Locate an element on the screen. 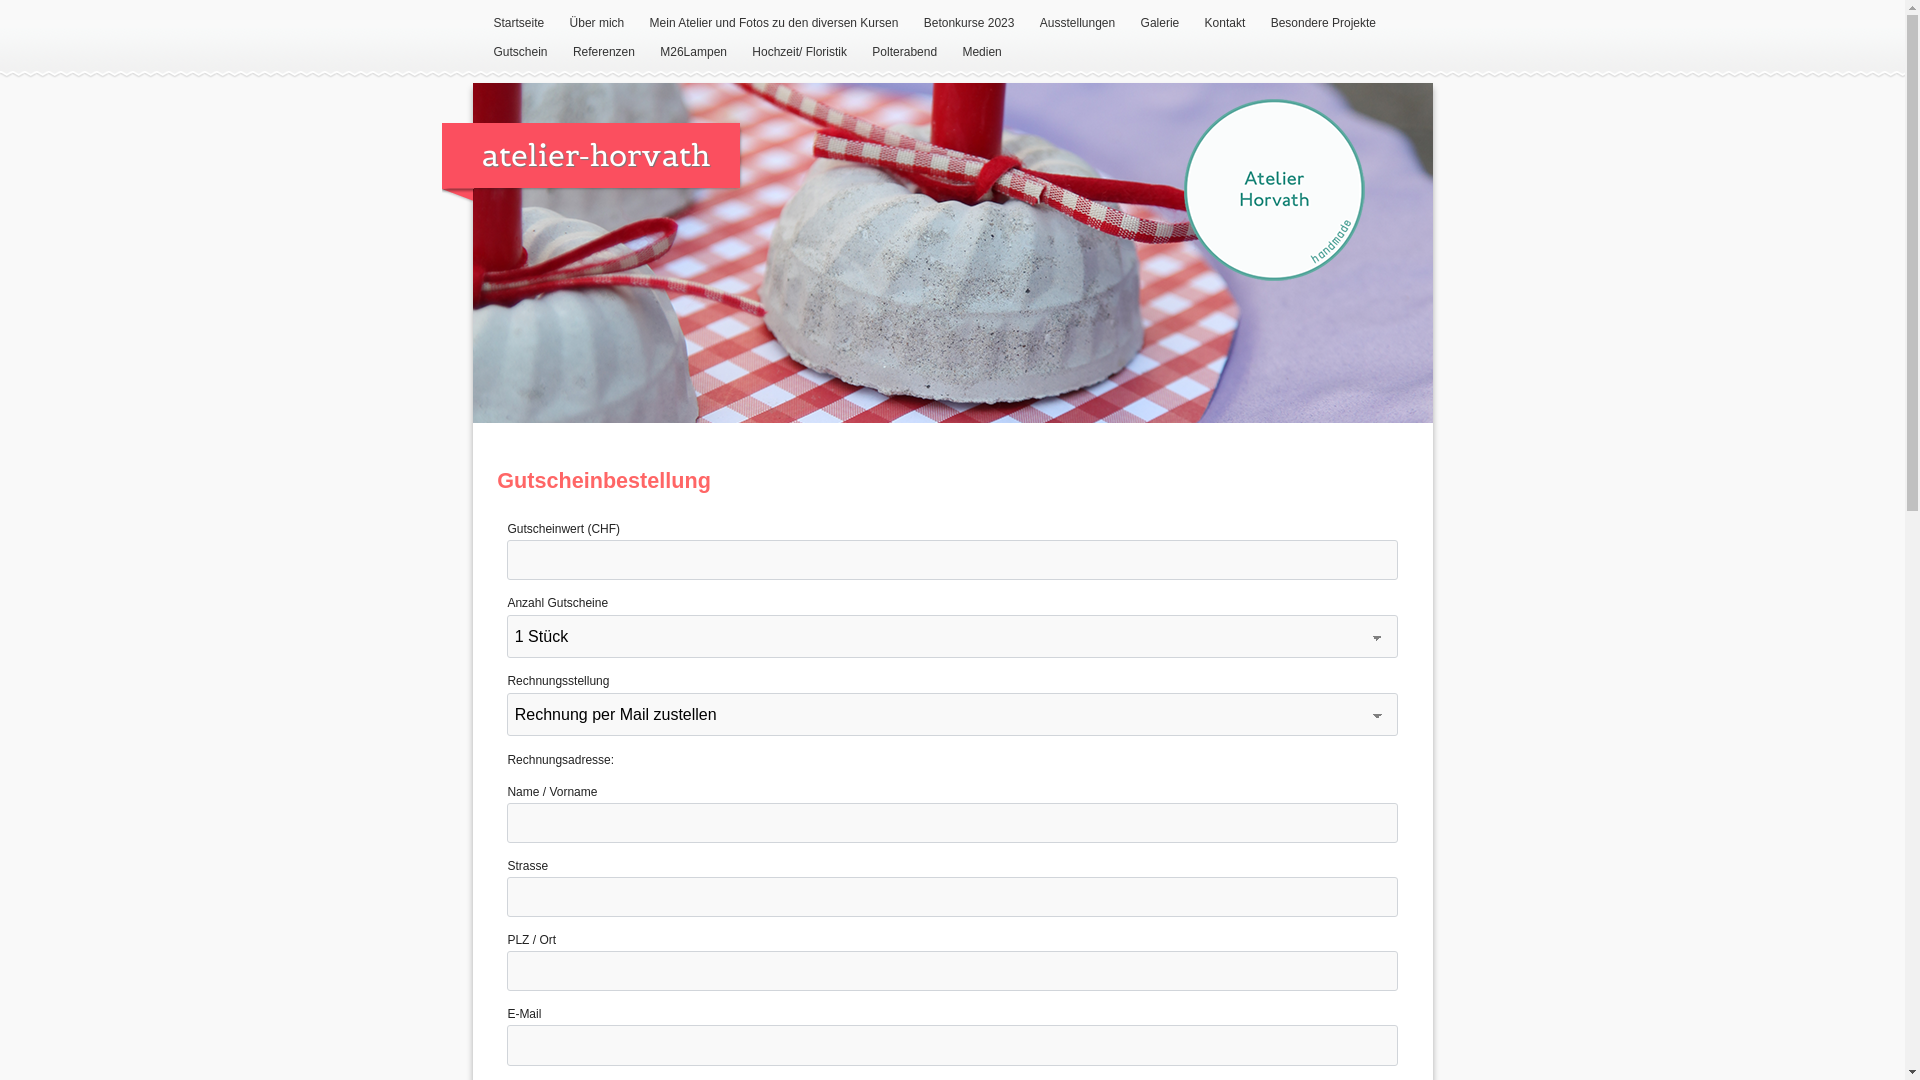 Image resolution: width=1920 pixels, height=1080 pixels. 'Besondere Projekte' is located at coordinates (1323, 24).